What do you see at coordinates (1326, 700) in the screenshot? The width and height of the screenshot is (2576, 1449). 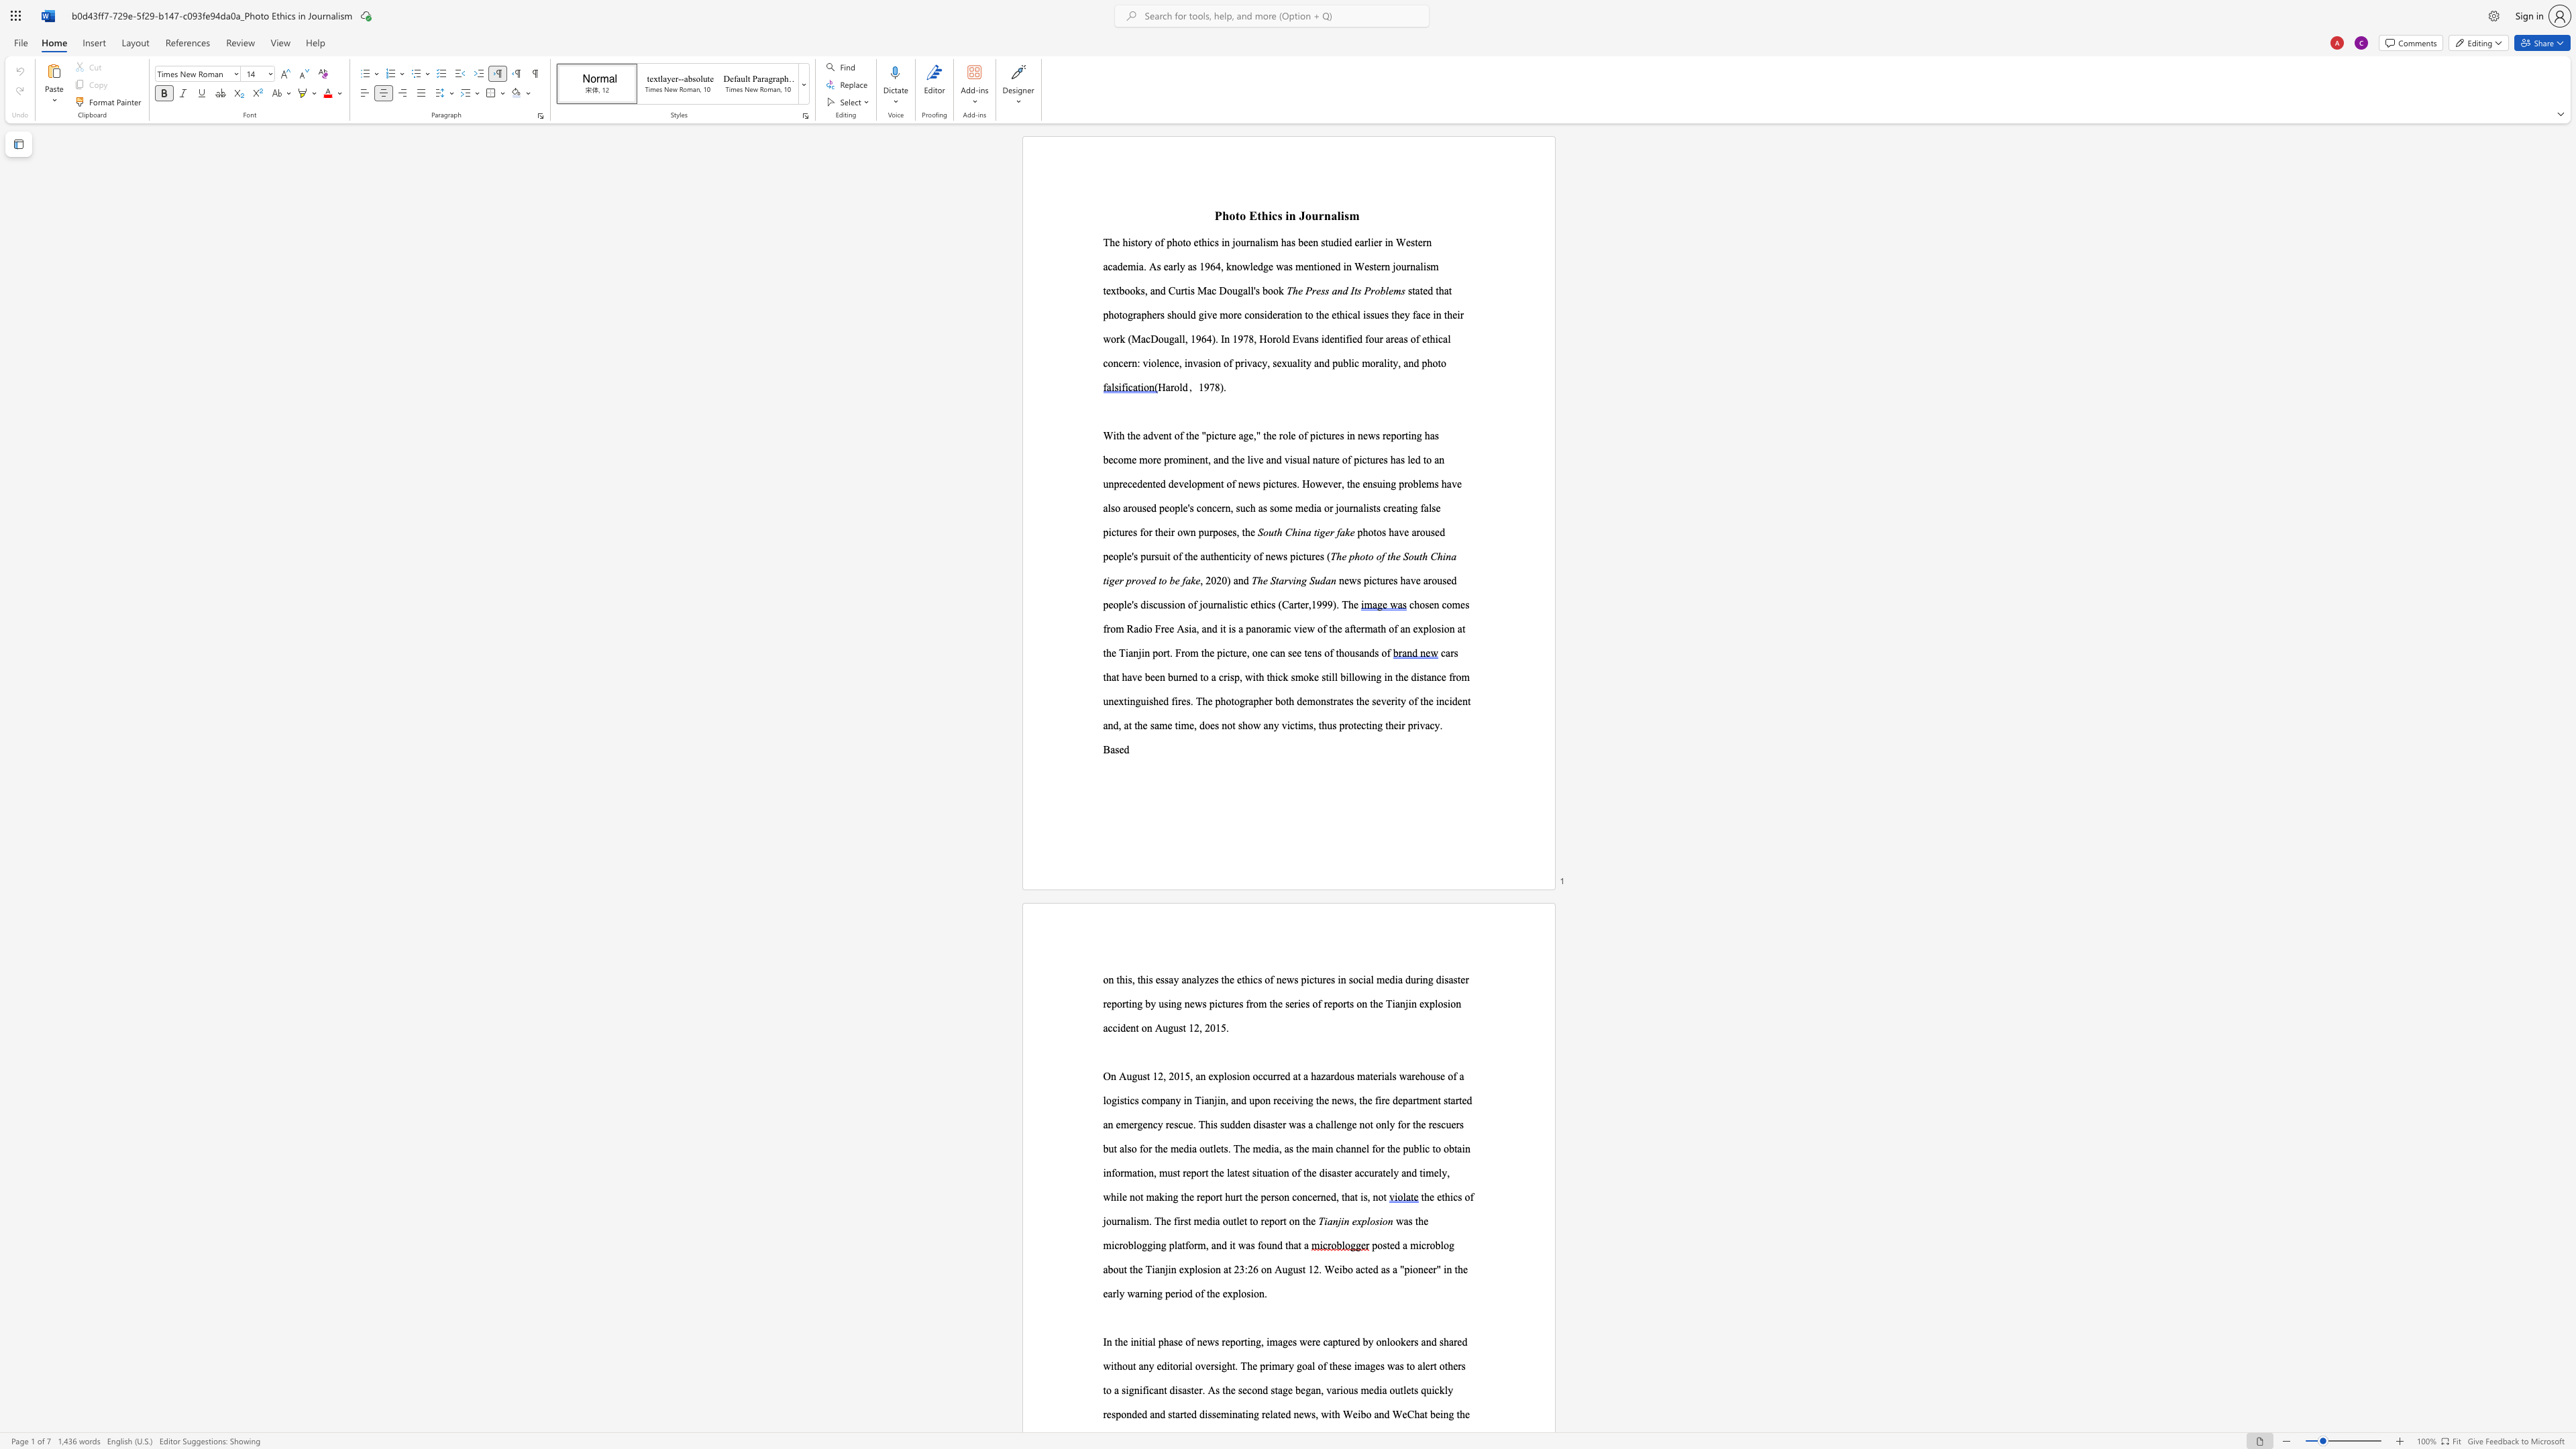 I see `the subset text "stra" within the text "demonstrates"` at bounding box center [1326, 700].